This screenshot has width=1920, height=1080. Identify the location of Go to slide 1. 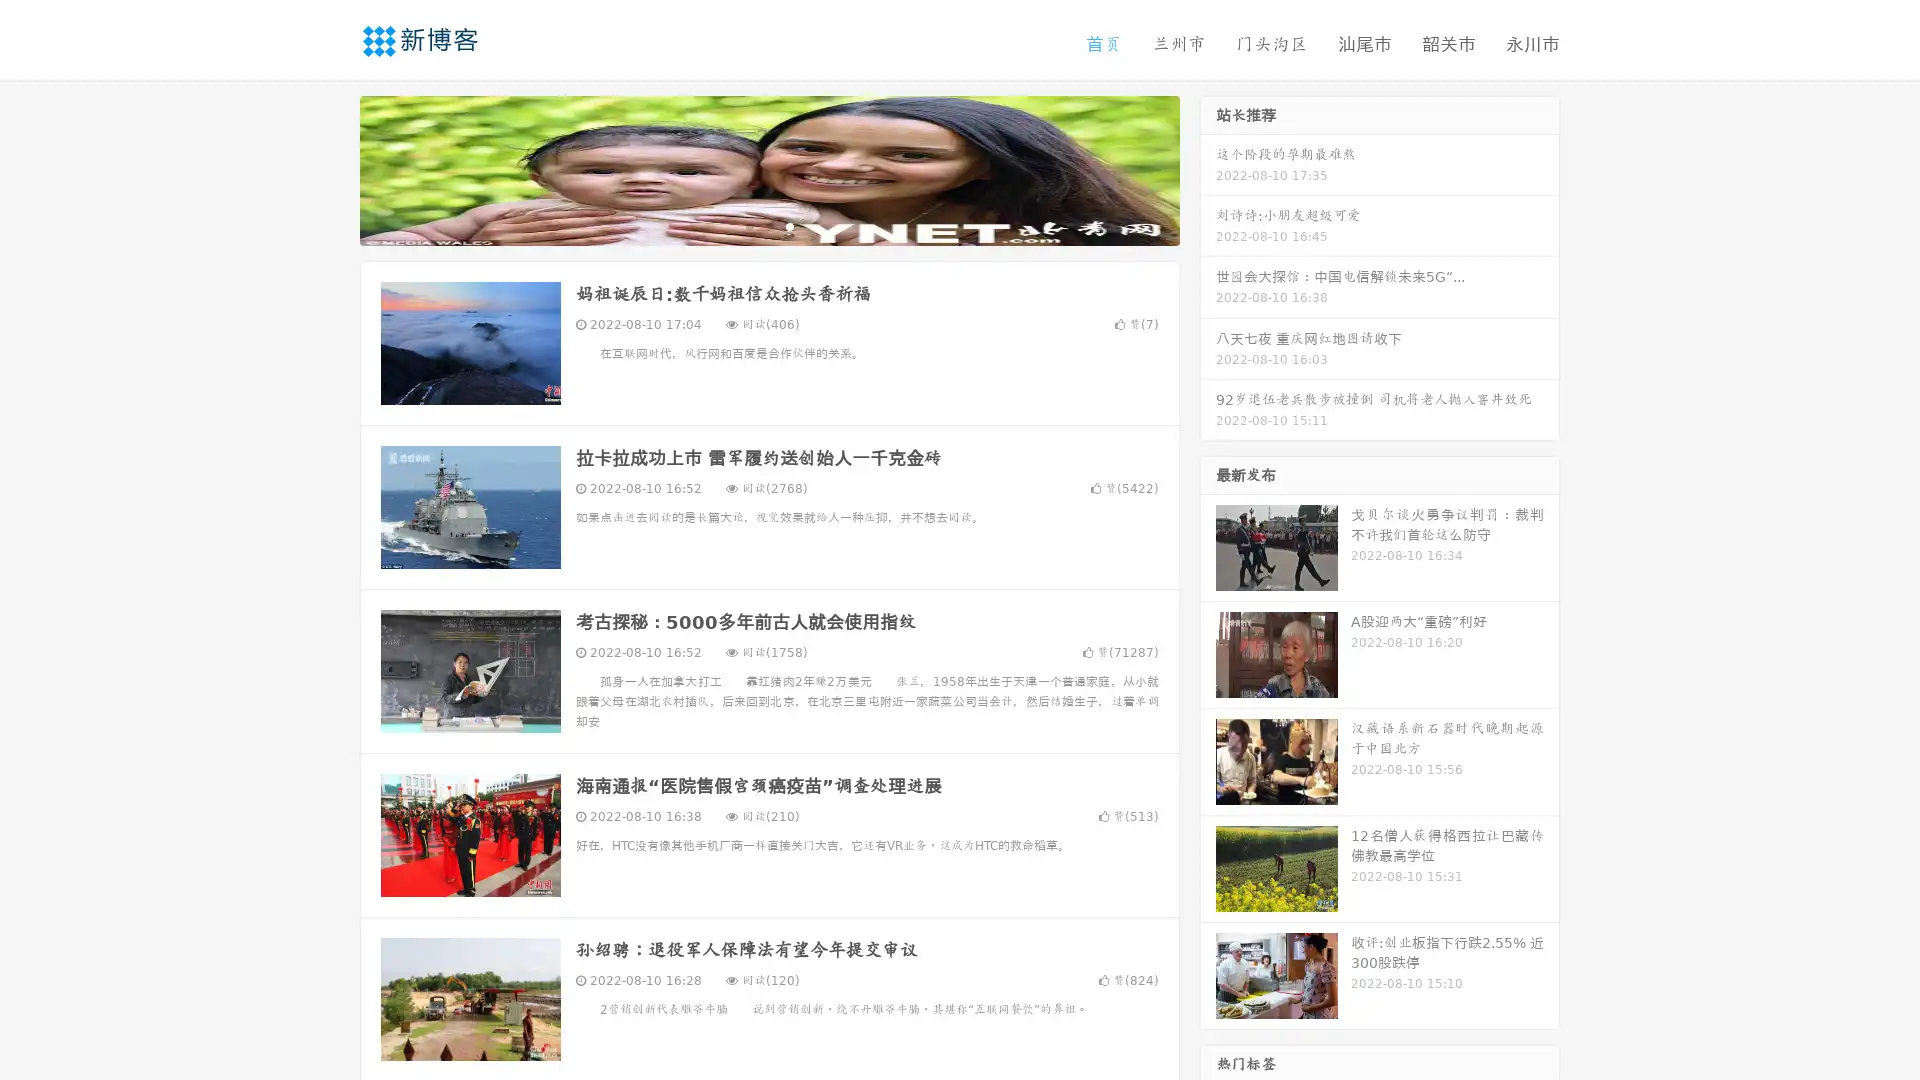
(748, 225).